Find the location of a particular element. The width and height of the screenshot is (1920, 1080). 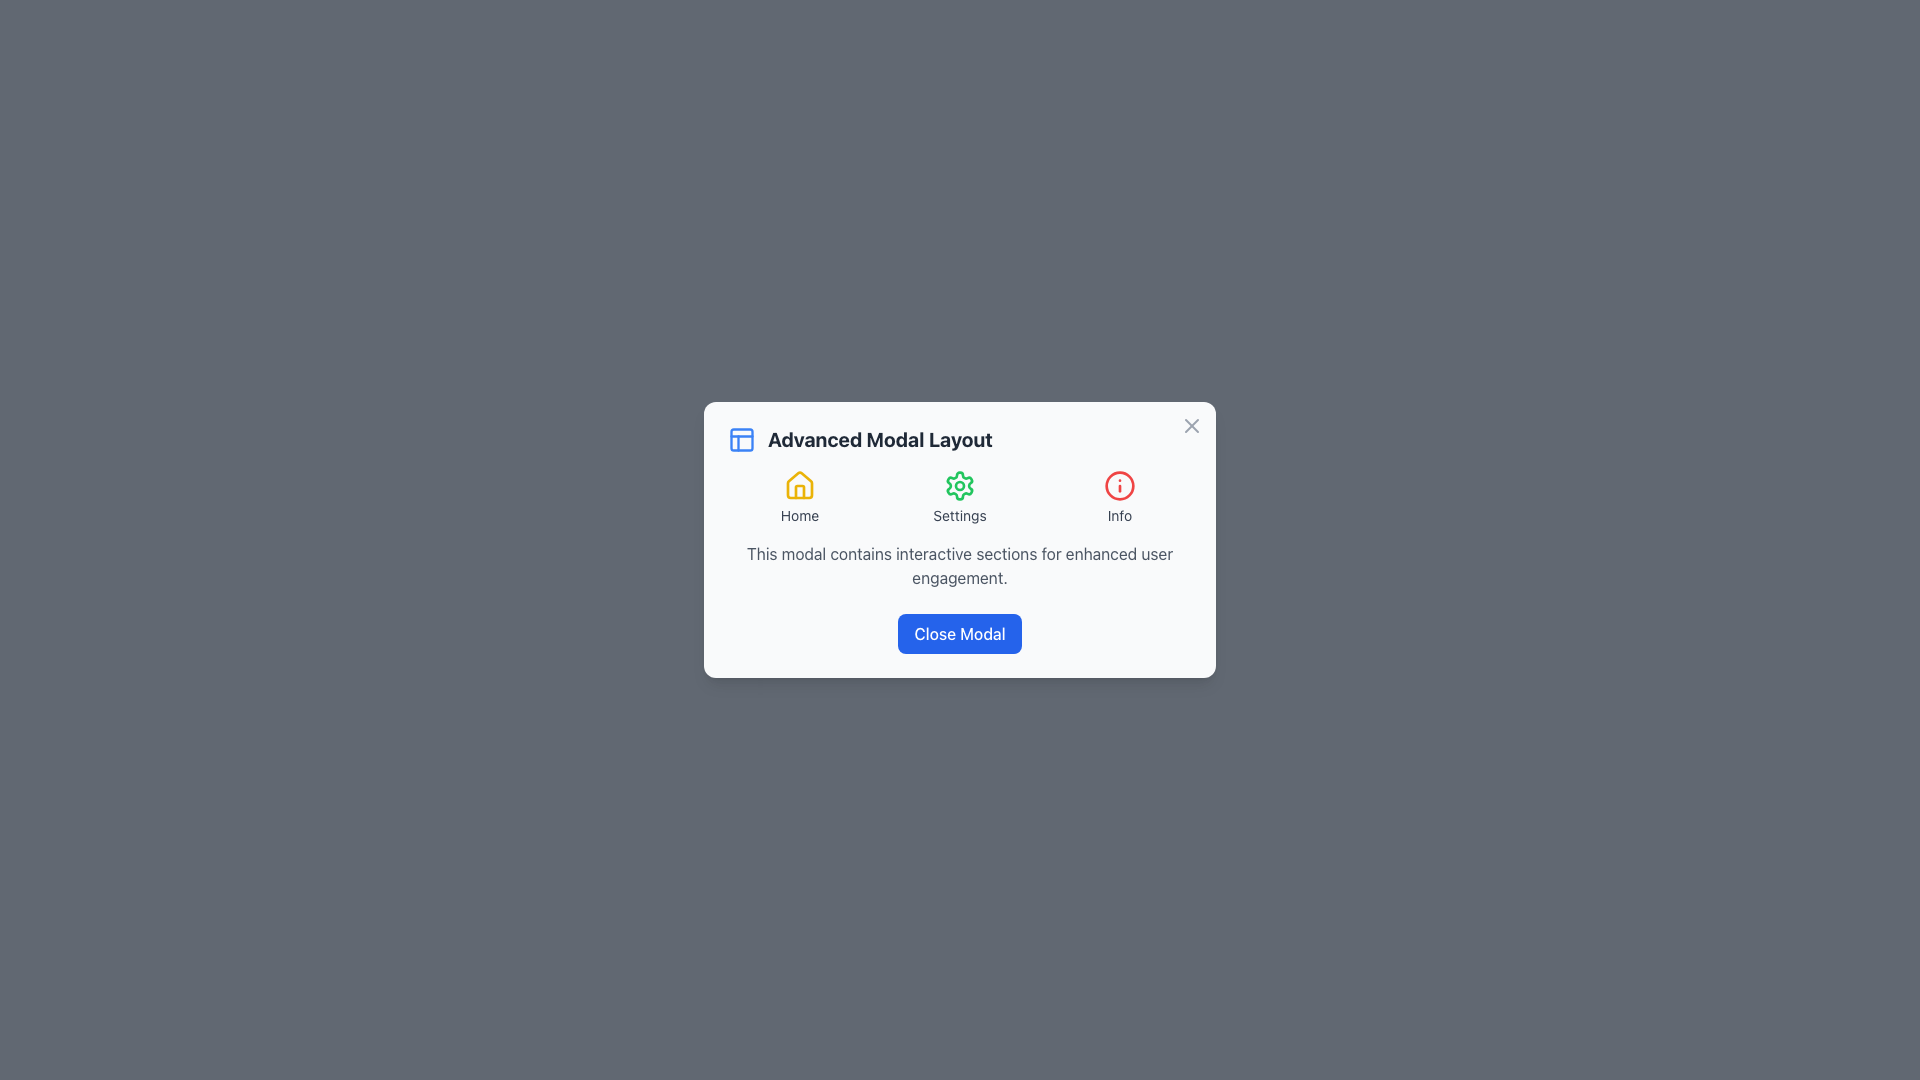

the 'Settings' icon in the navigation menu located within the 'Advanced Modal Layout' dialog box is located at coordinates (960, 496).